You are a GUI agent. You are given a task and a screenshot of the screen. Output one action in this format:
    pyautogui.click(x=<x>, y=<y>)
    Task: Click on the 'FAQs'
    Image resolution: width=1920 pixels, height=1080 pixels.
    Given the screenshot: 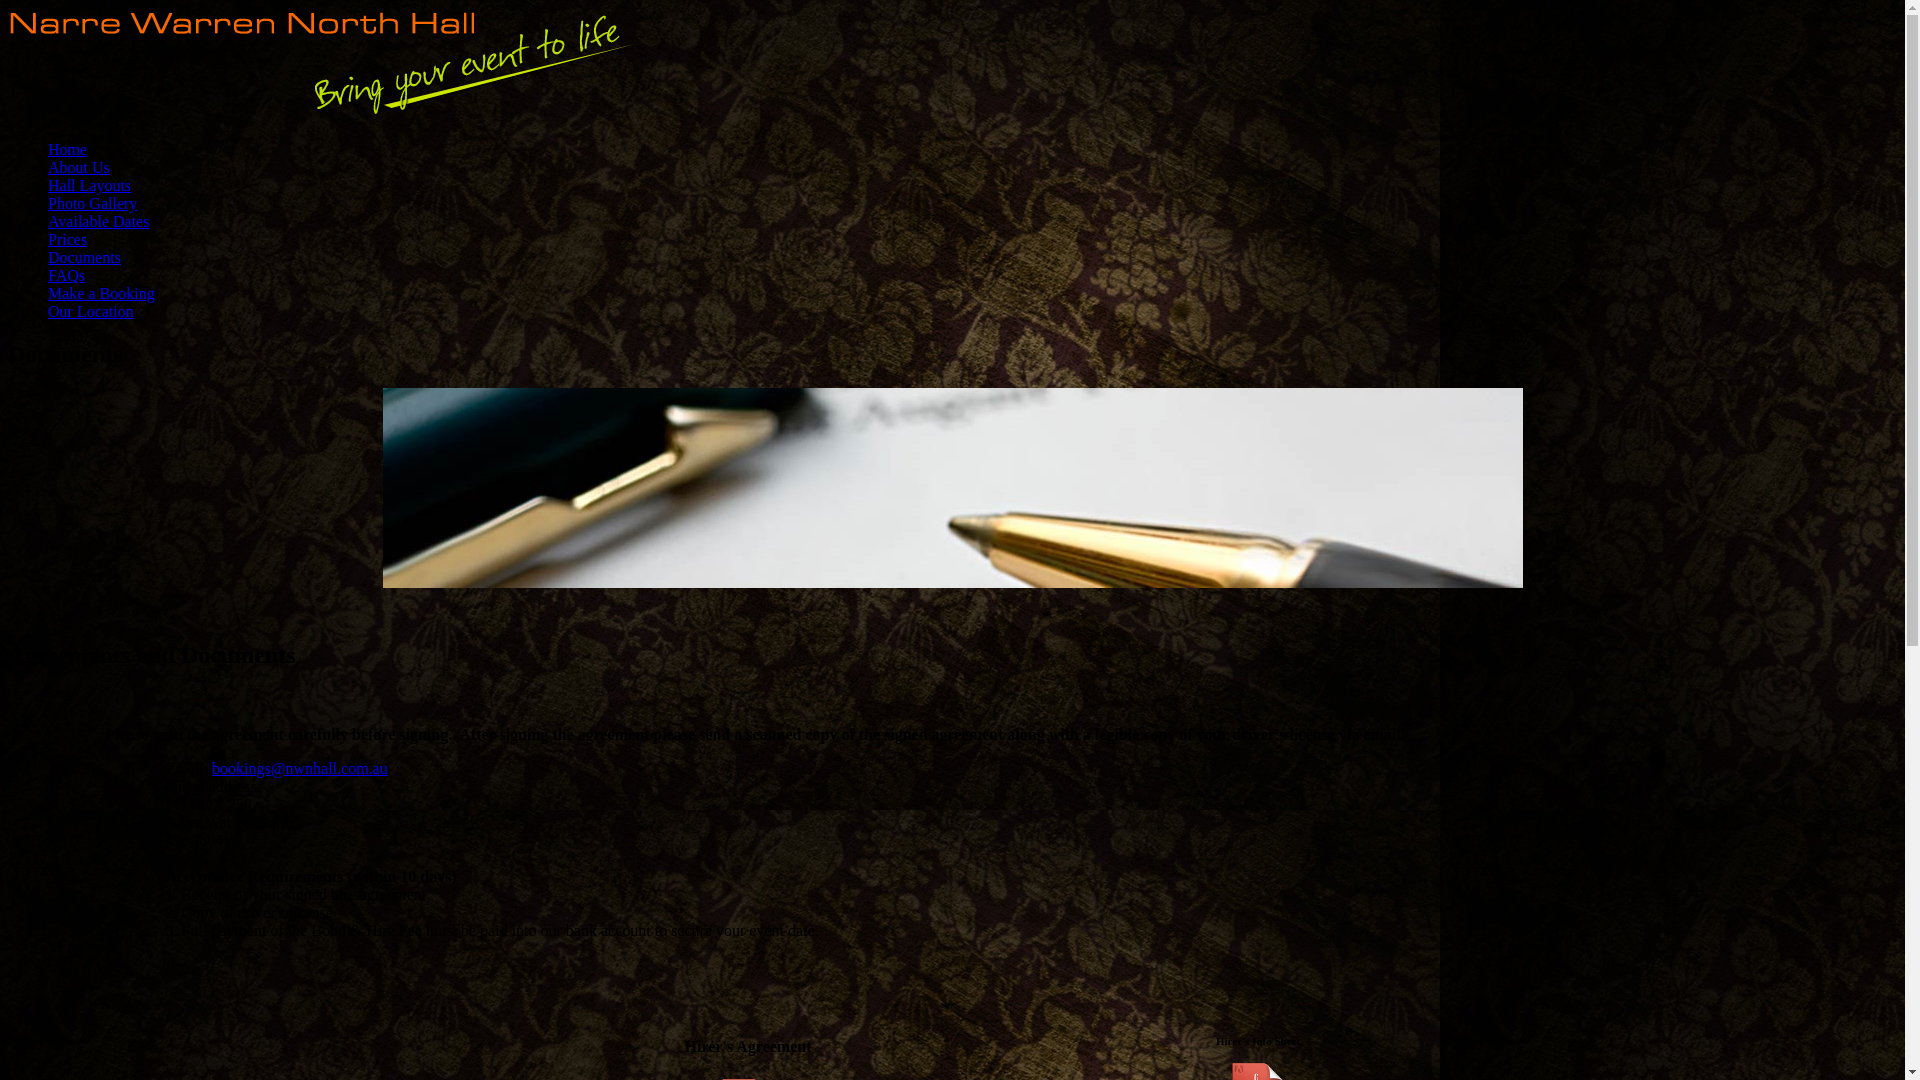 What is the action you would take?
    pyautogui.click(x=66, y=275)
    